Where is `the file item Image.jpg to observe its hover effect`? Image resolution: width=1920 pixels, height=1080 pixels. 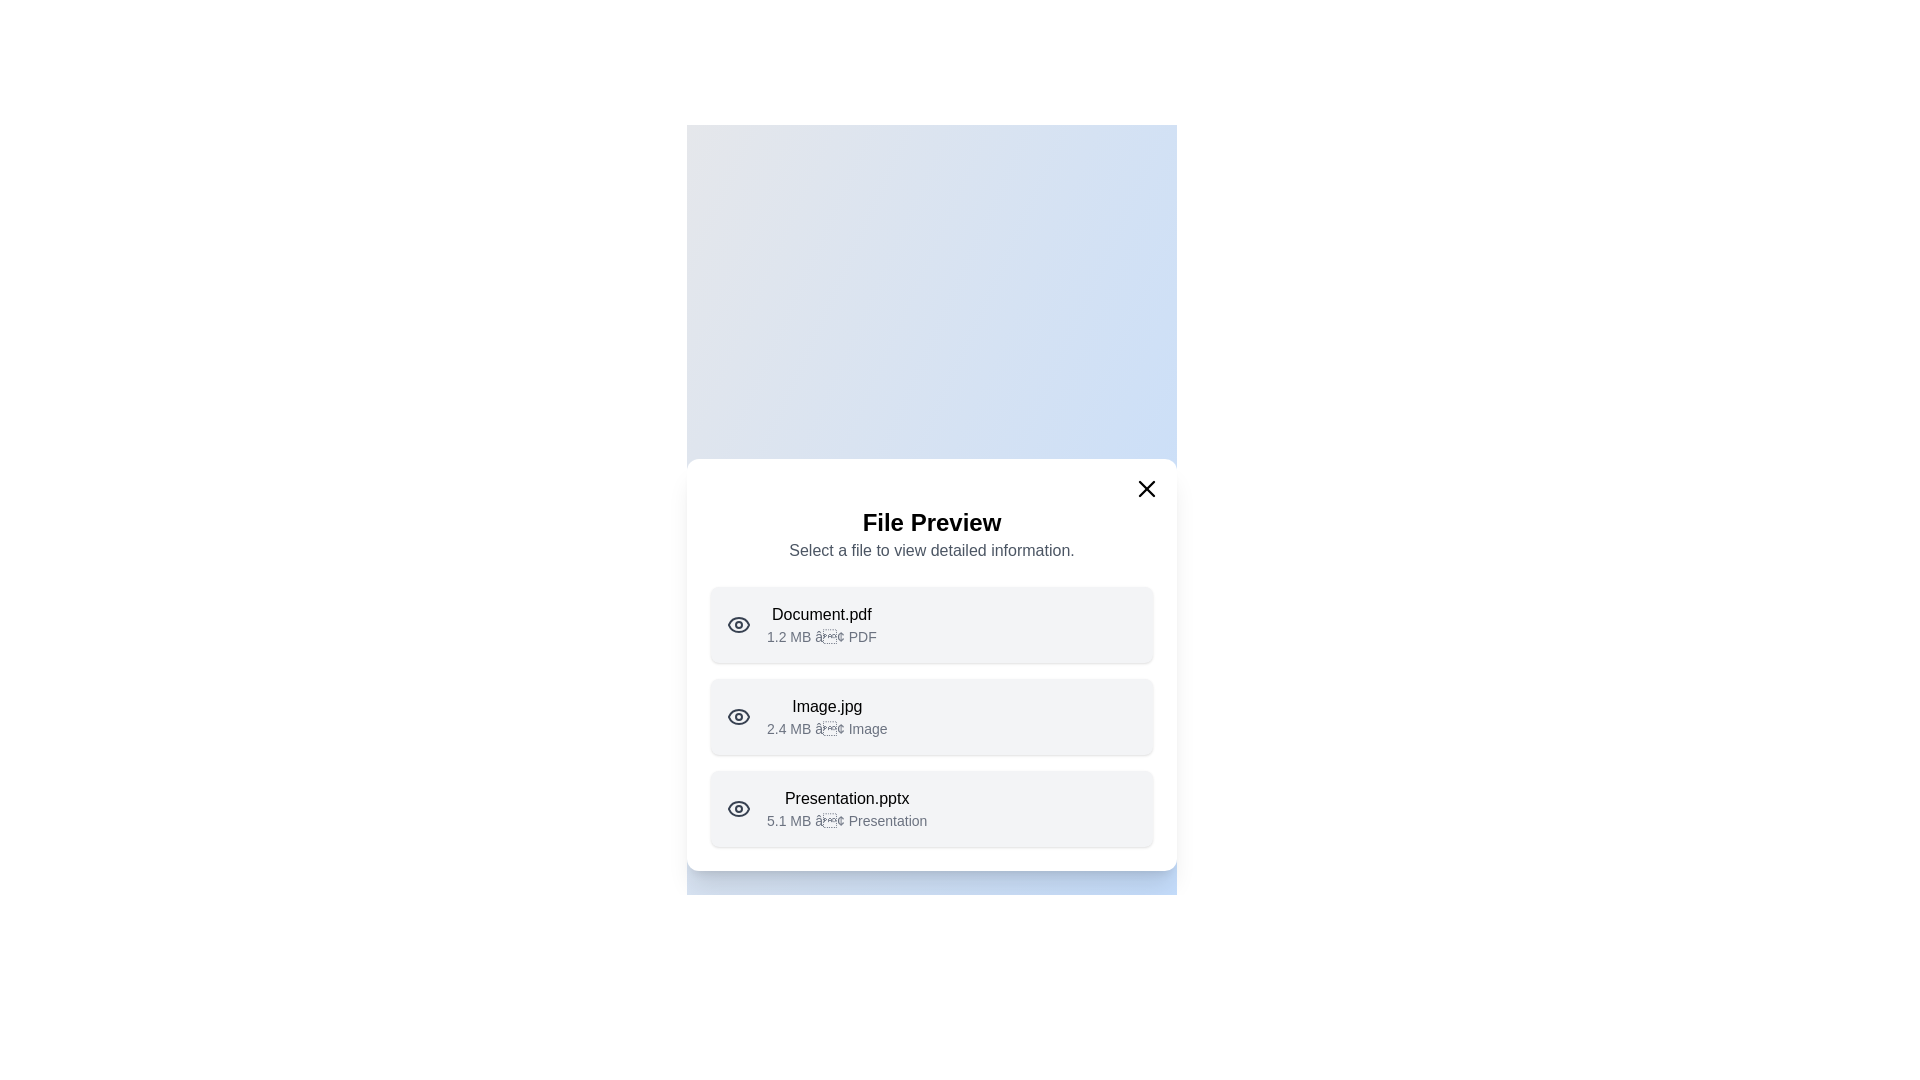
the file item Image.jpg to observe its hover effect is located at coordinates (930, 716).